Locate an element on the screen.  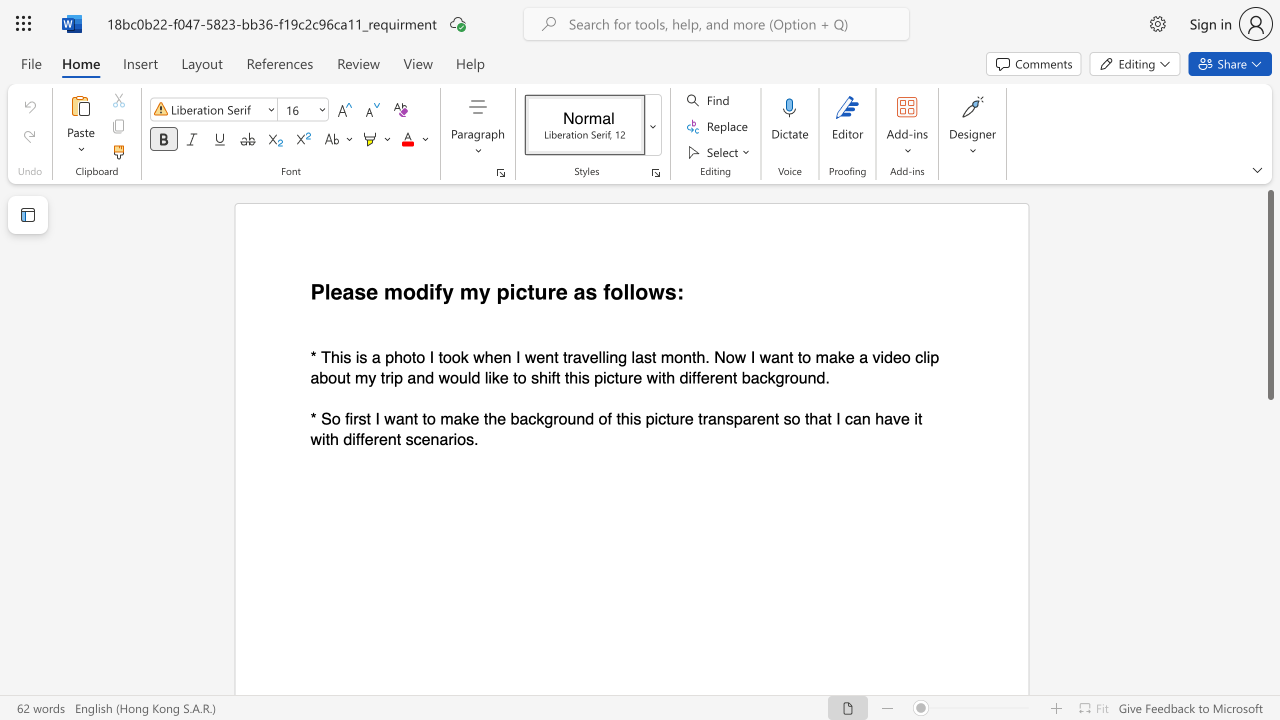
the subset text "p and would like to shift this picture wi" within the text "* This is a photo I took when I went travelling last month. Now I want to make a video clip about my trip and would like to shift this picture with different background." is located at coordinates (394, 377).